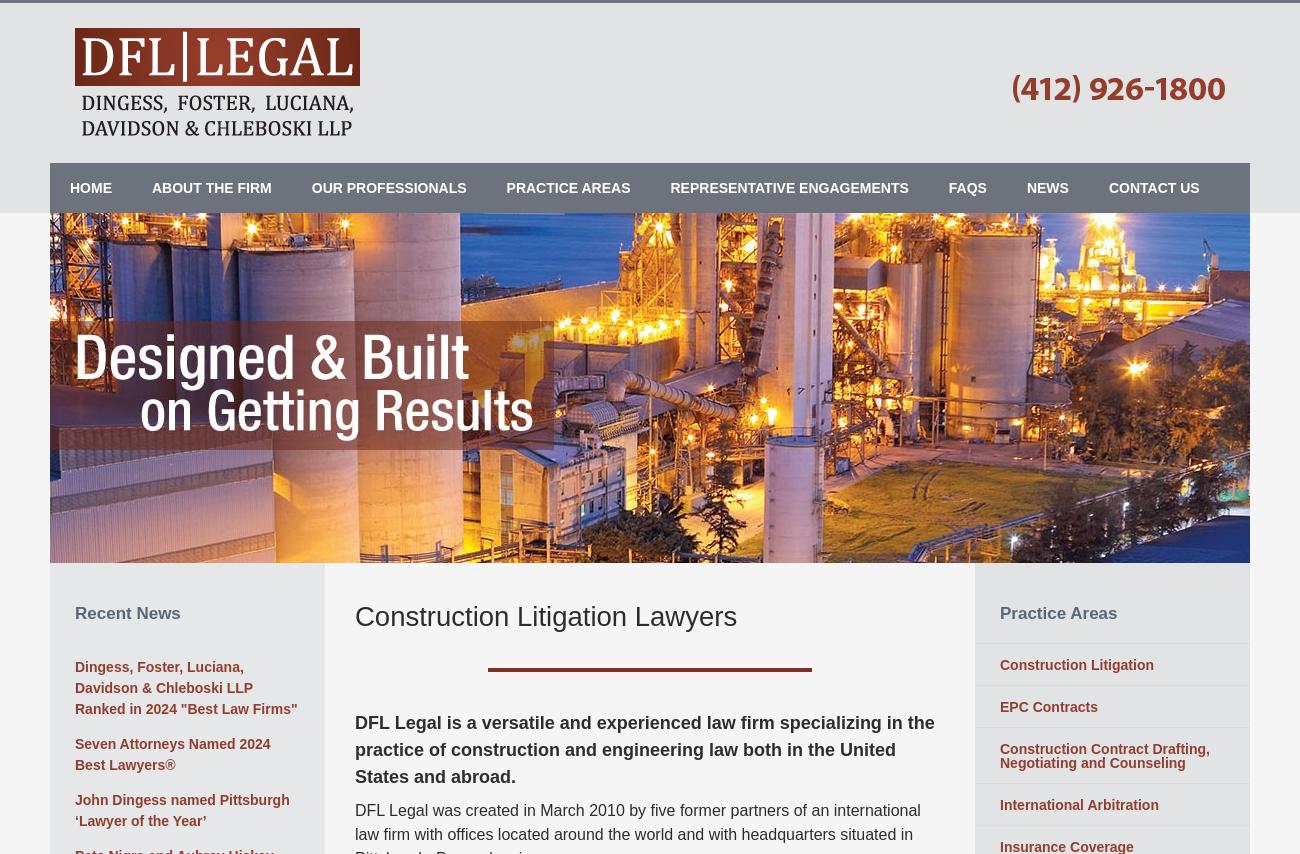 Image resolution: width=1300 pixels, height=854 pixels. I want to click on 'Recent News', so click(75, 612).